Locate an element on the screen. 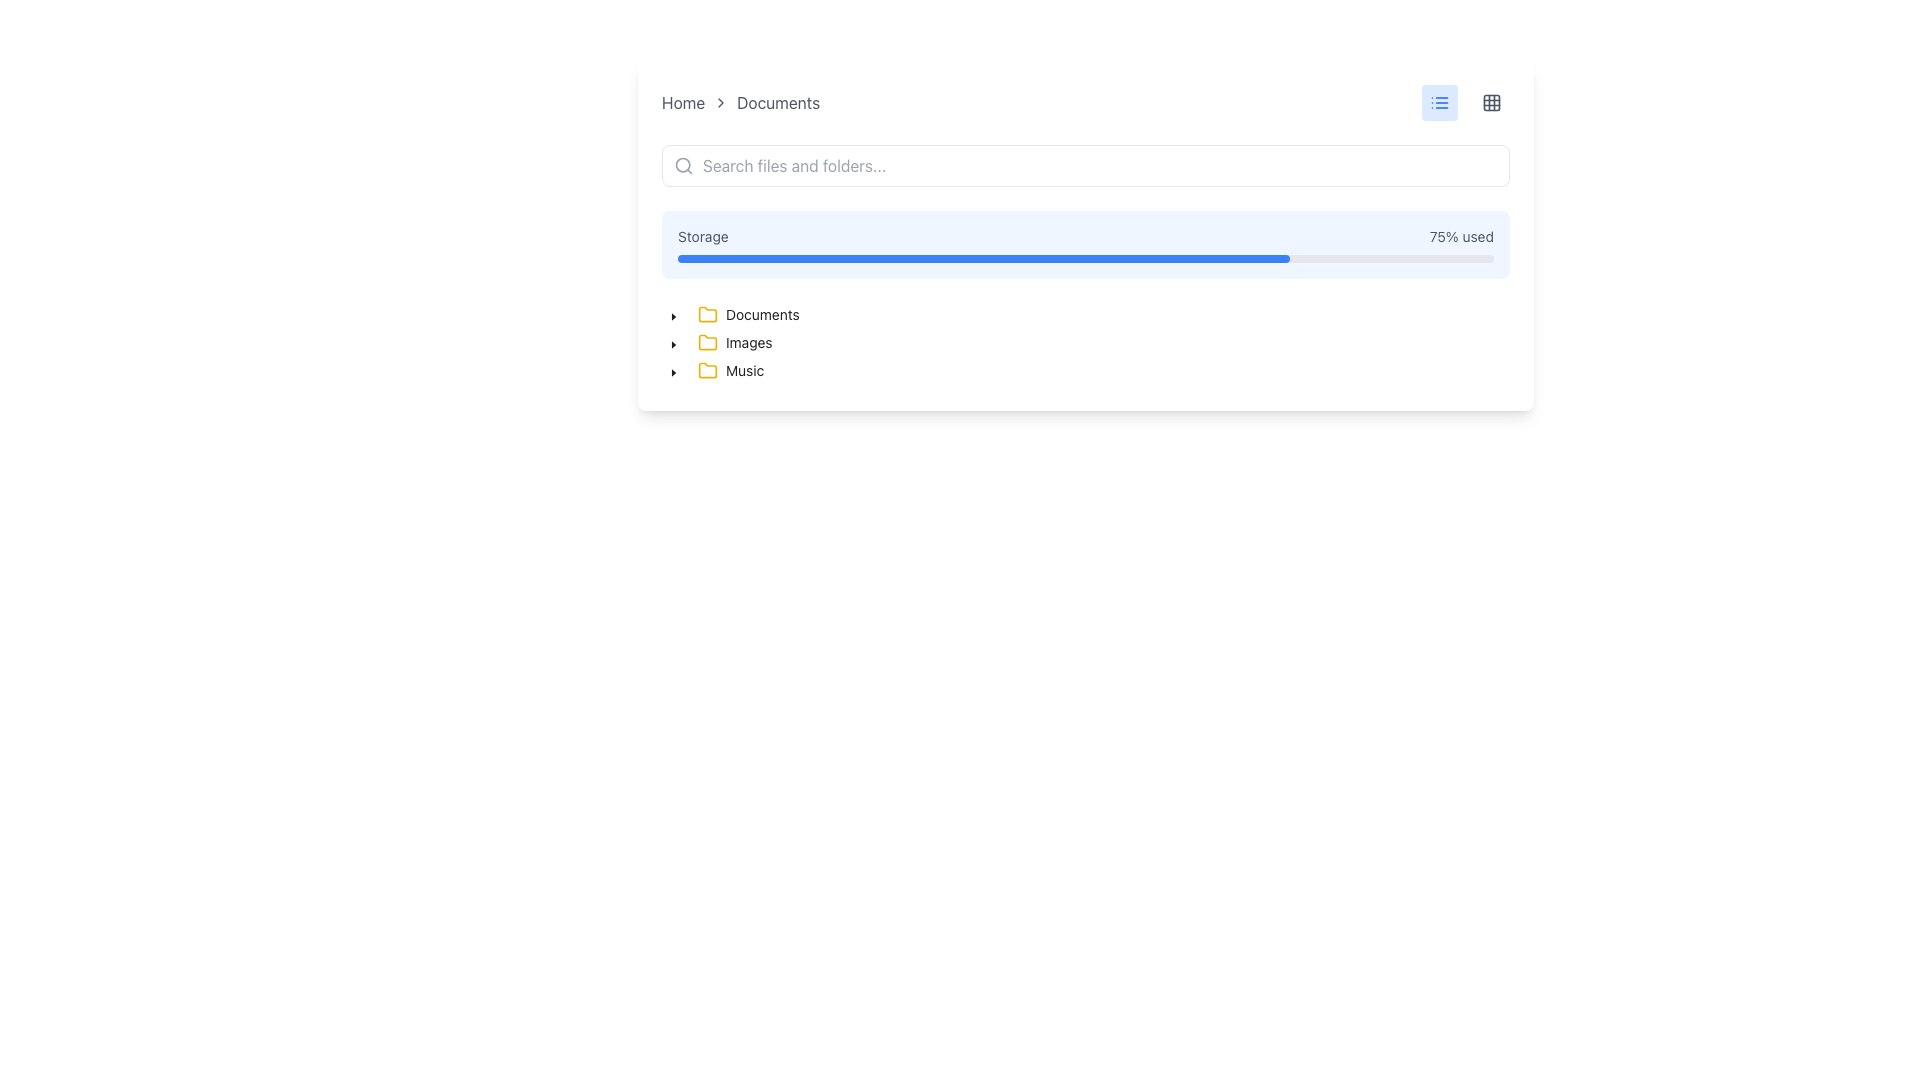  the 'Images' directory icon in the file browser interface, located next to the 'Documents' and 'Music' icons is located at coordinates (708, 341).